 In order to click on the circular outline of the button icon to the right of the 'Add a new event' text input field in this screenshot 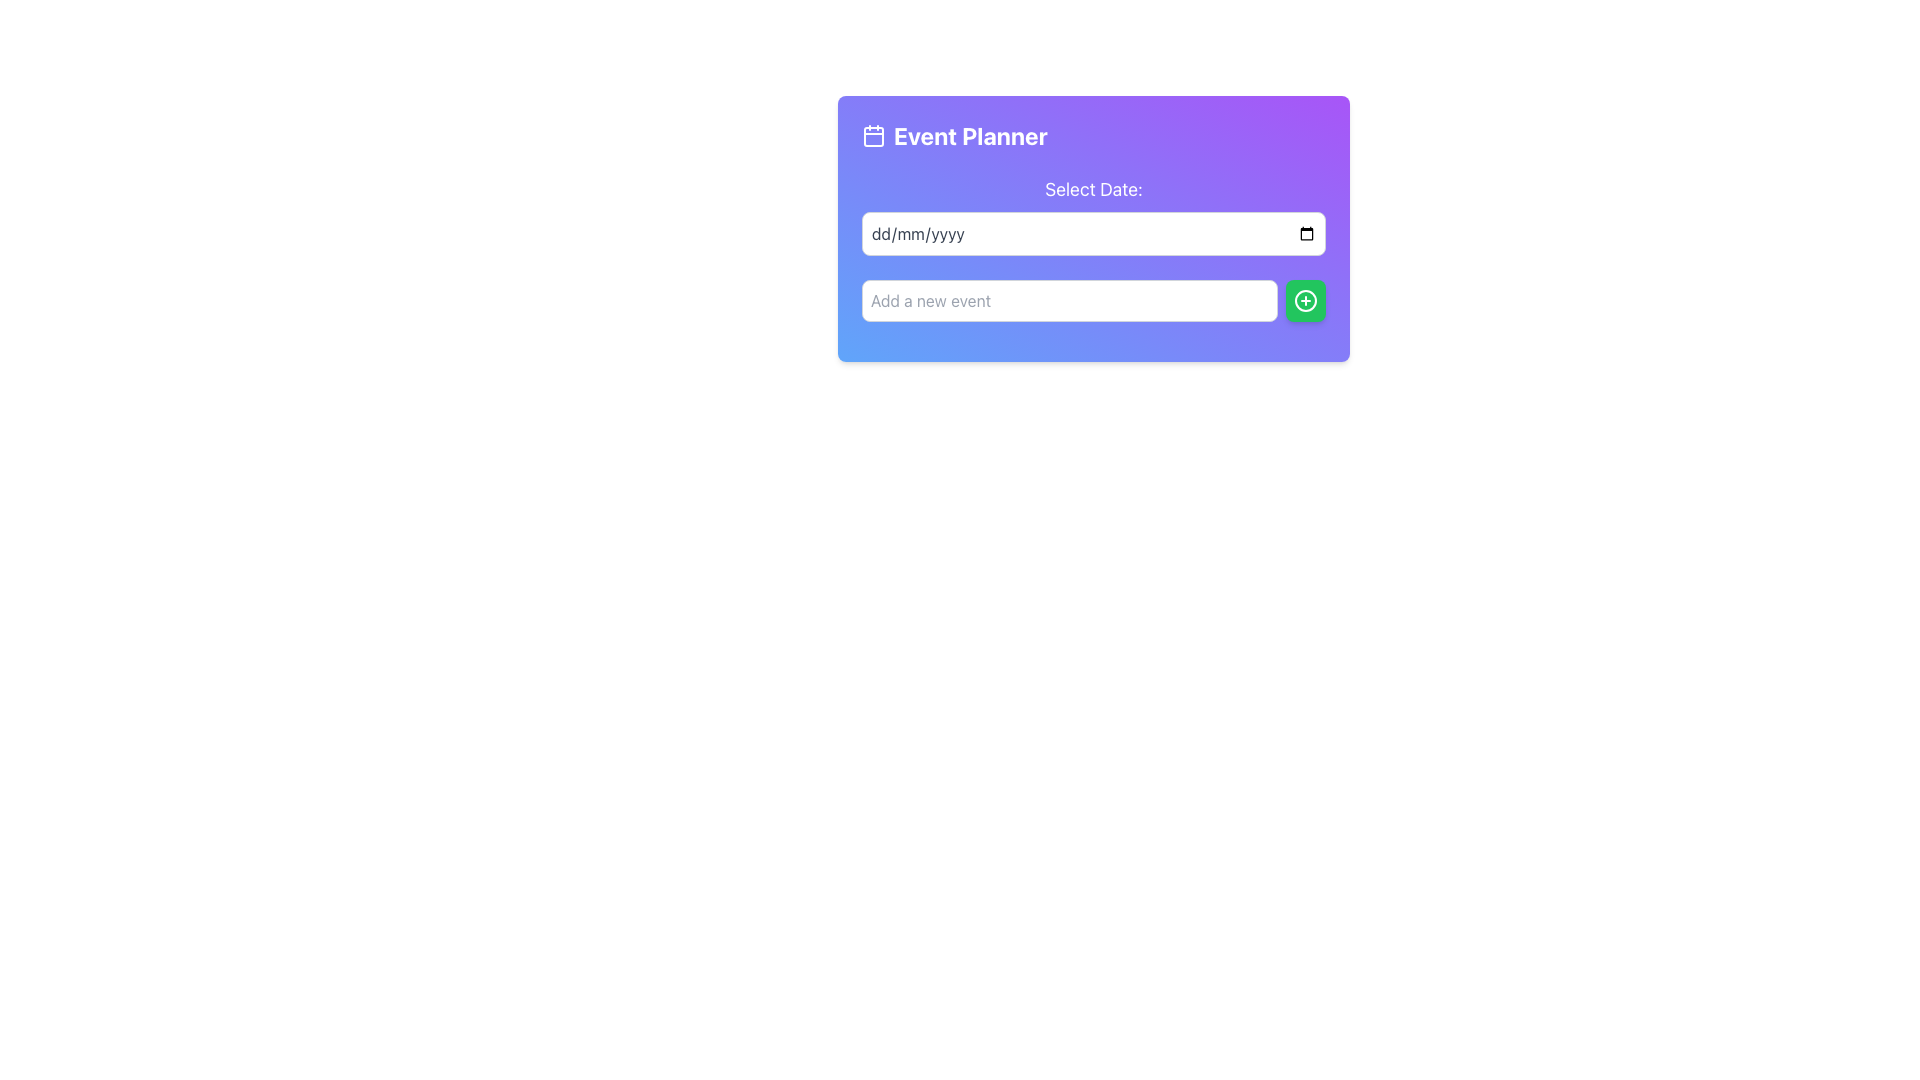, I will do `click(1305, 300)`.